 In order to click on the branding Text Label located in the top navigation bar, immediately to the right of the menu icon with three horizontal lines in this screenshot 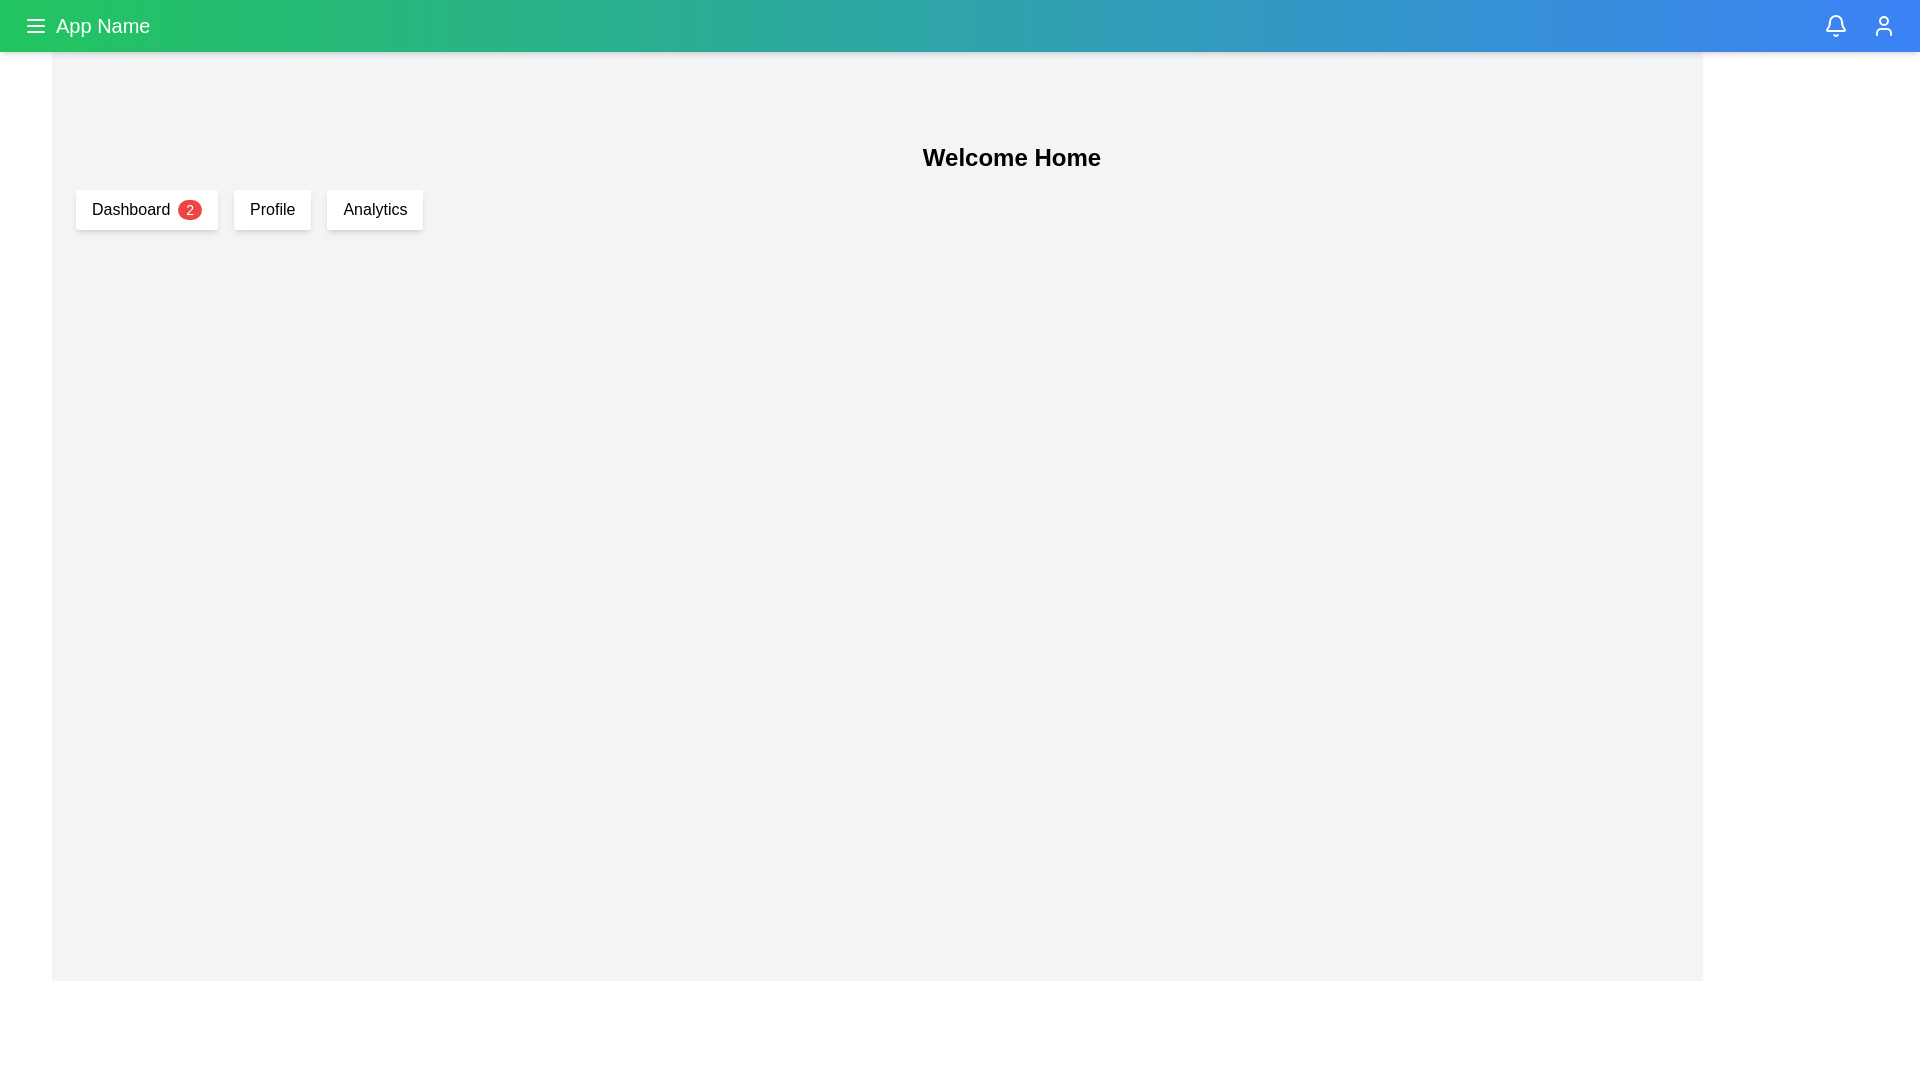, I will do `click(102, 26)`.